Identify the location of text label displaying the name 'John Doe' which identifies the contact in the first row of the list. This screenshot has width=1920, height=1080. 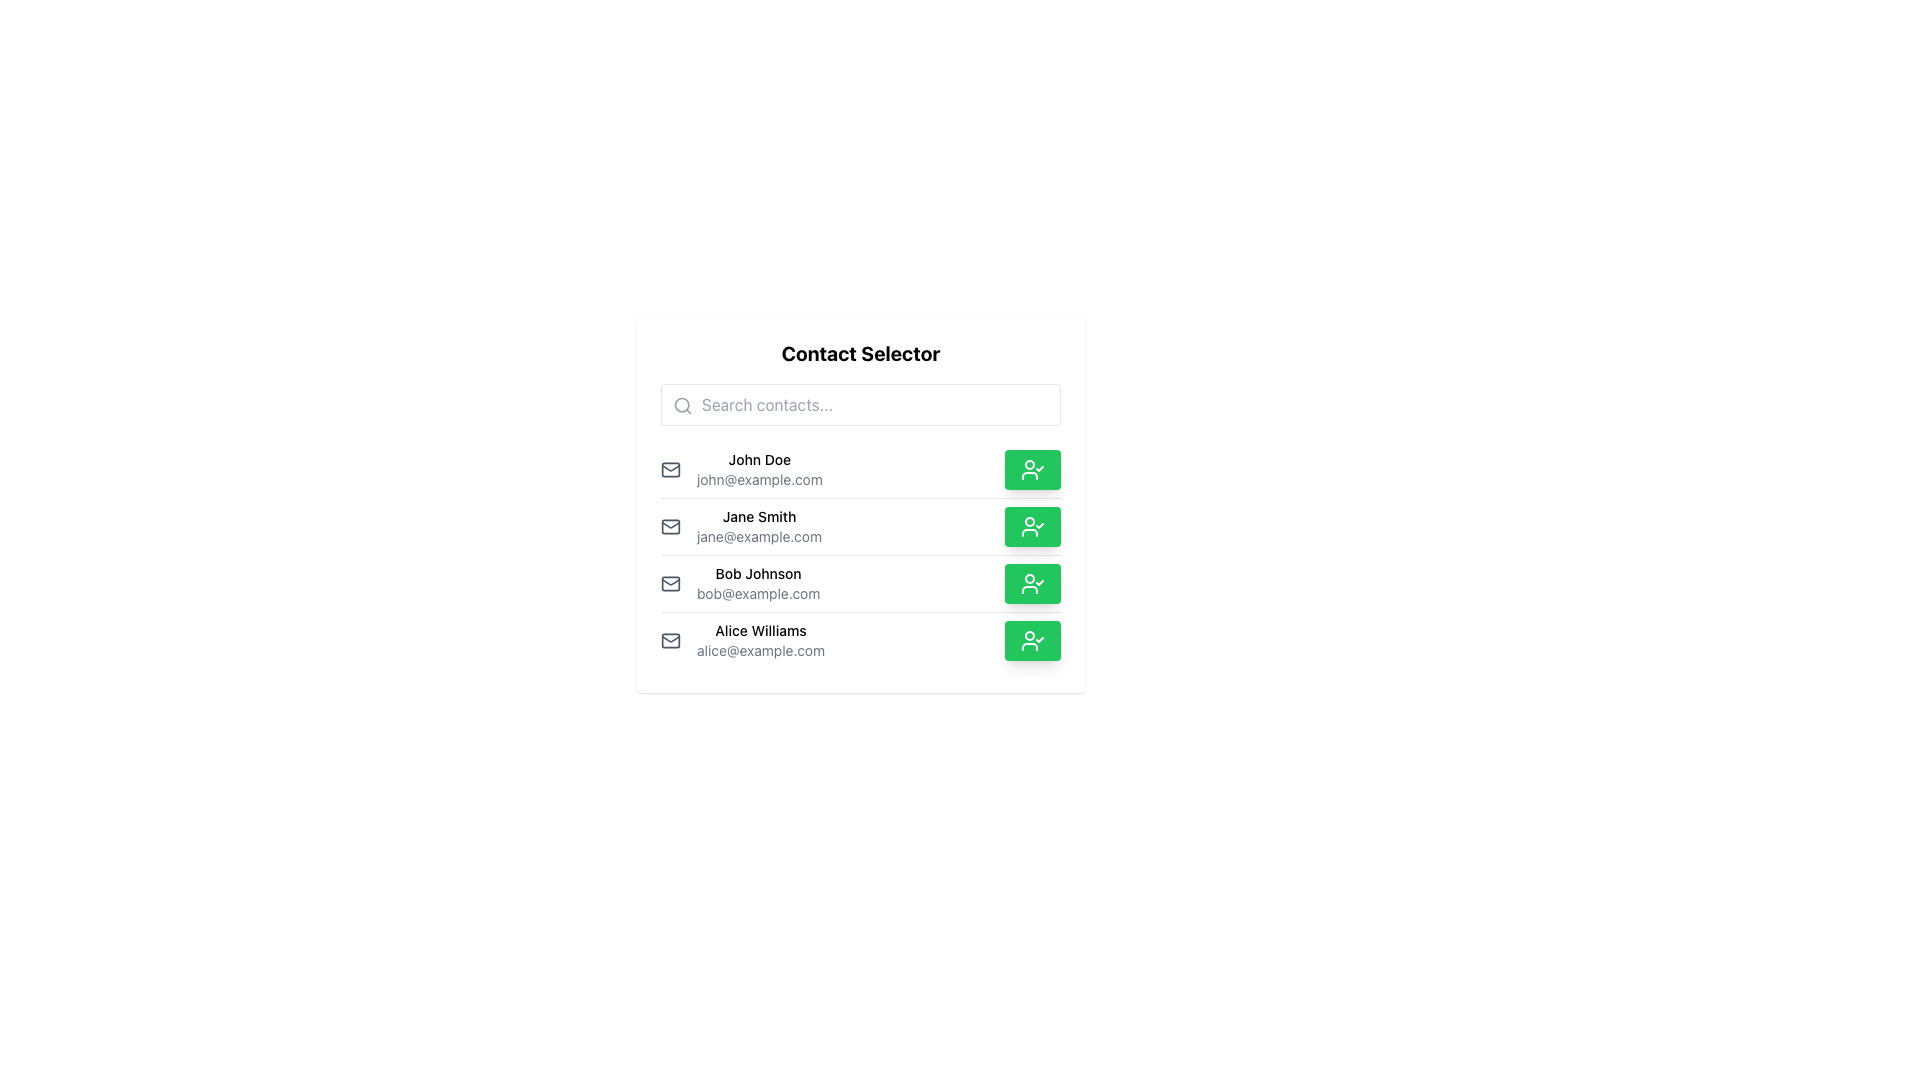
(758, 459).